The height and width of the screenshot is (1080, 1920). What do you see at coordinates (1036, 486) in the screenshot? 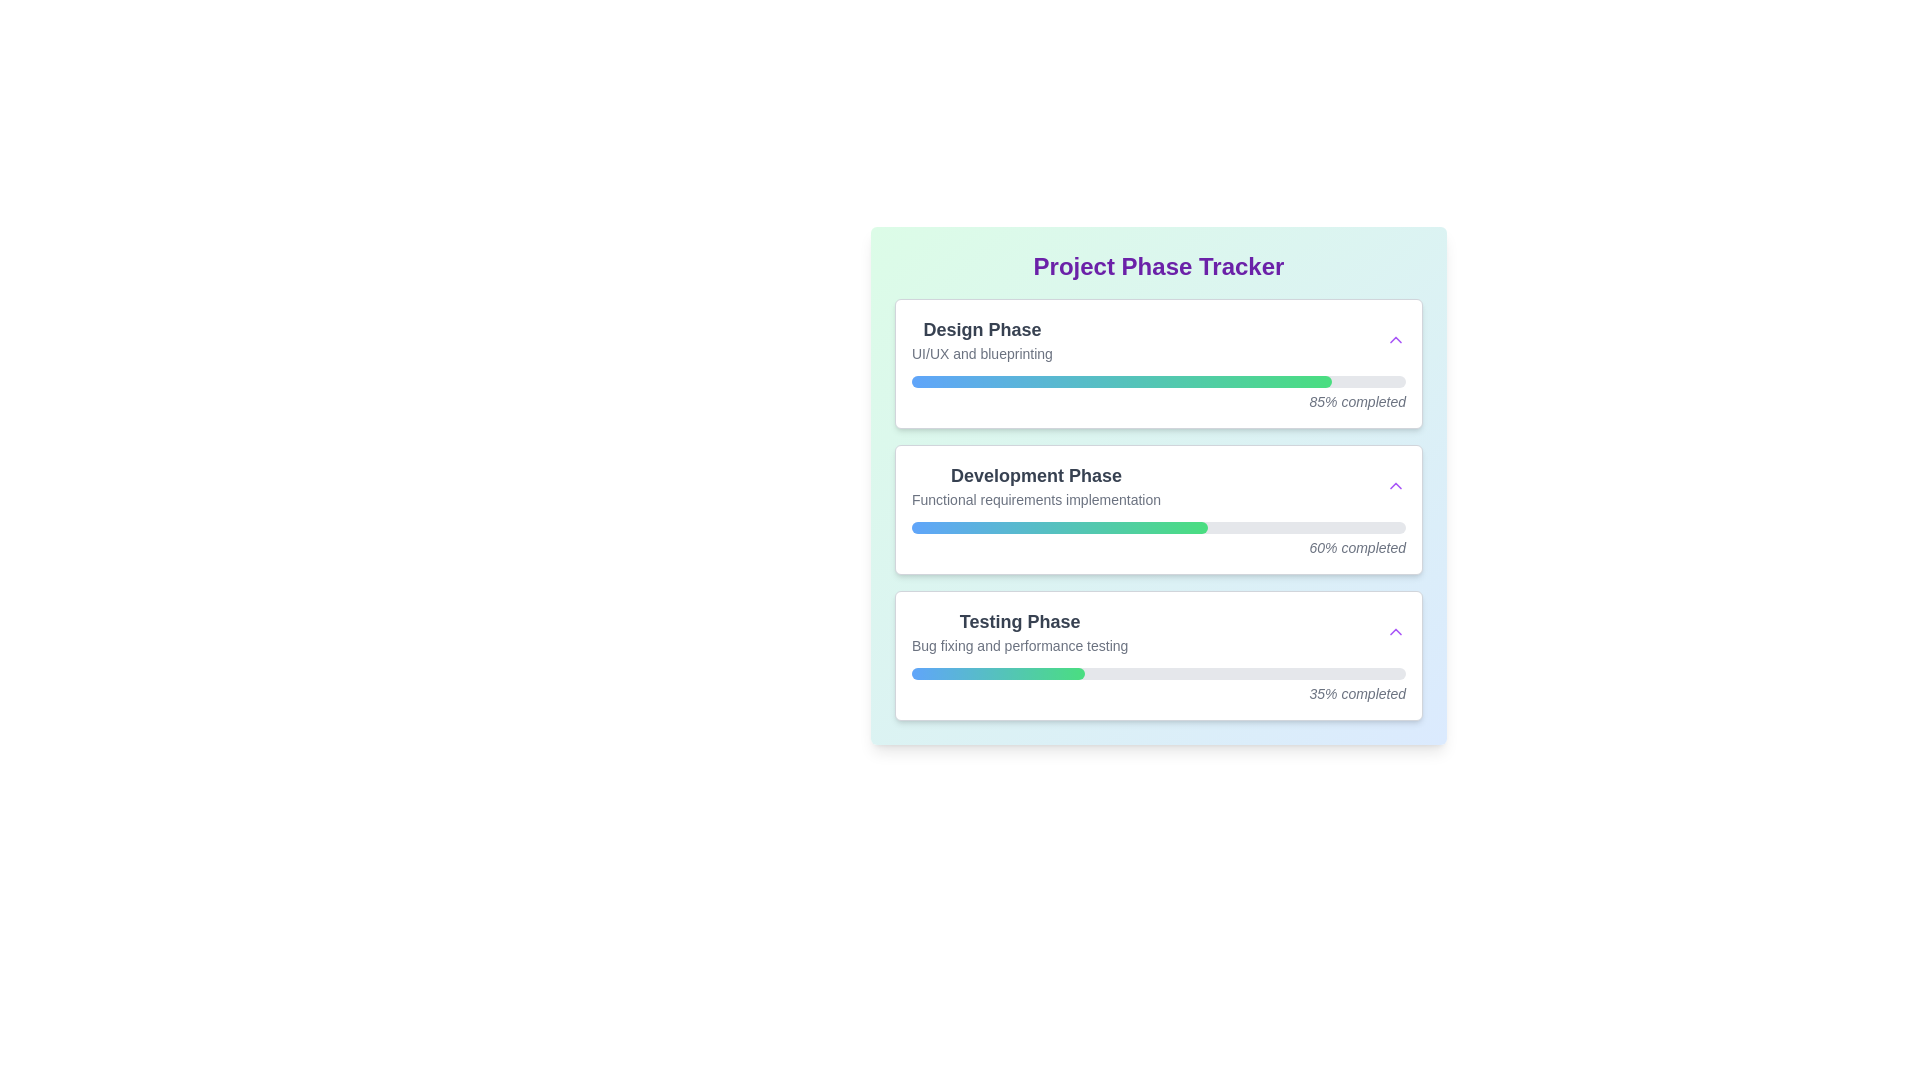
I see `the 'Development Phase' heading and subtitle in the second card of the project progress tracker` at bounding box center [1036, 486].